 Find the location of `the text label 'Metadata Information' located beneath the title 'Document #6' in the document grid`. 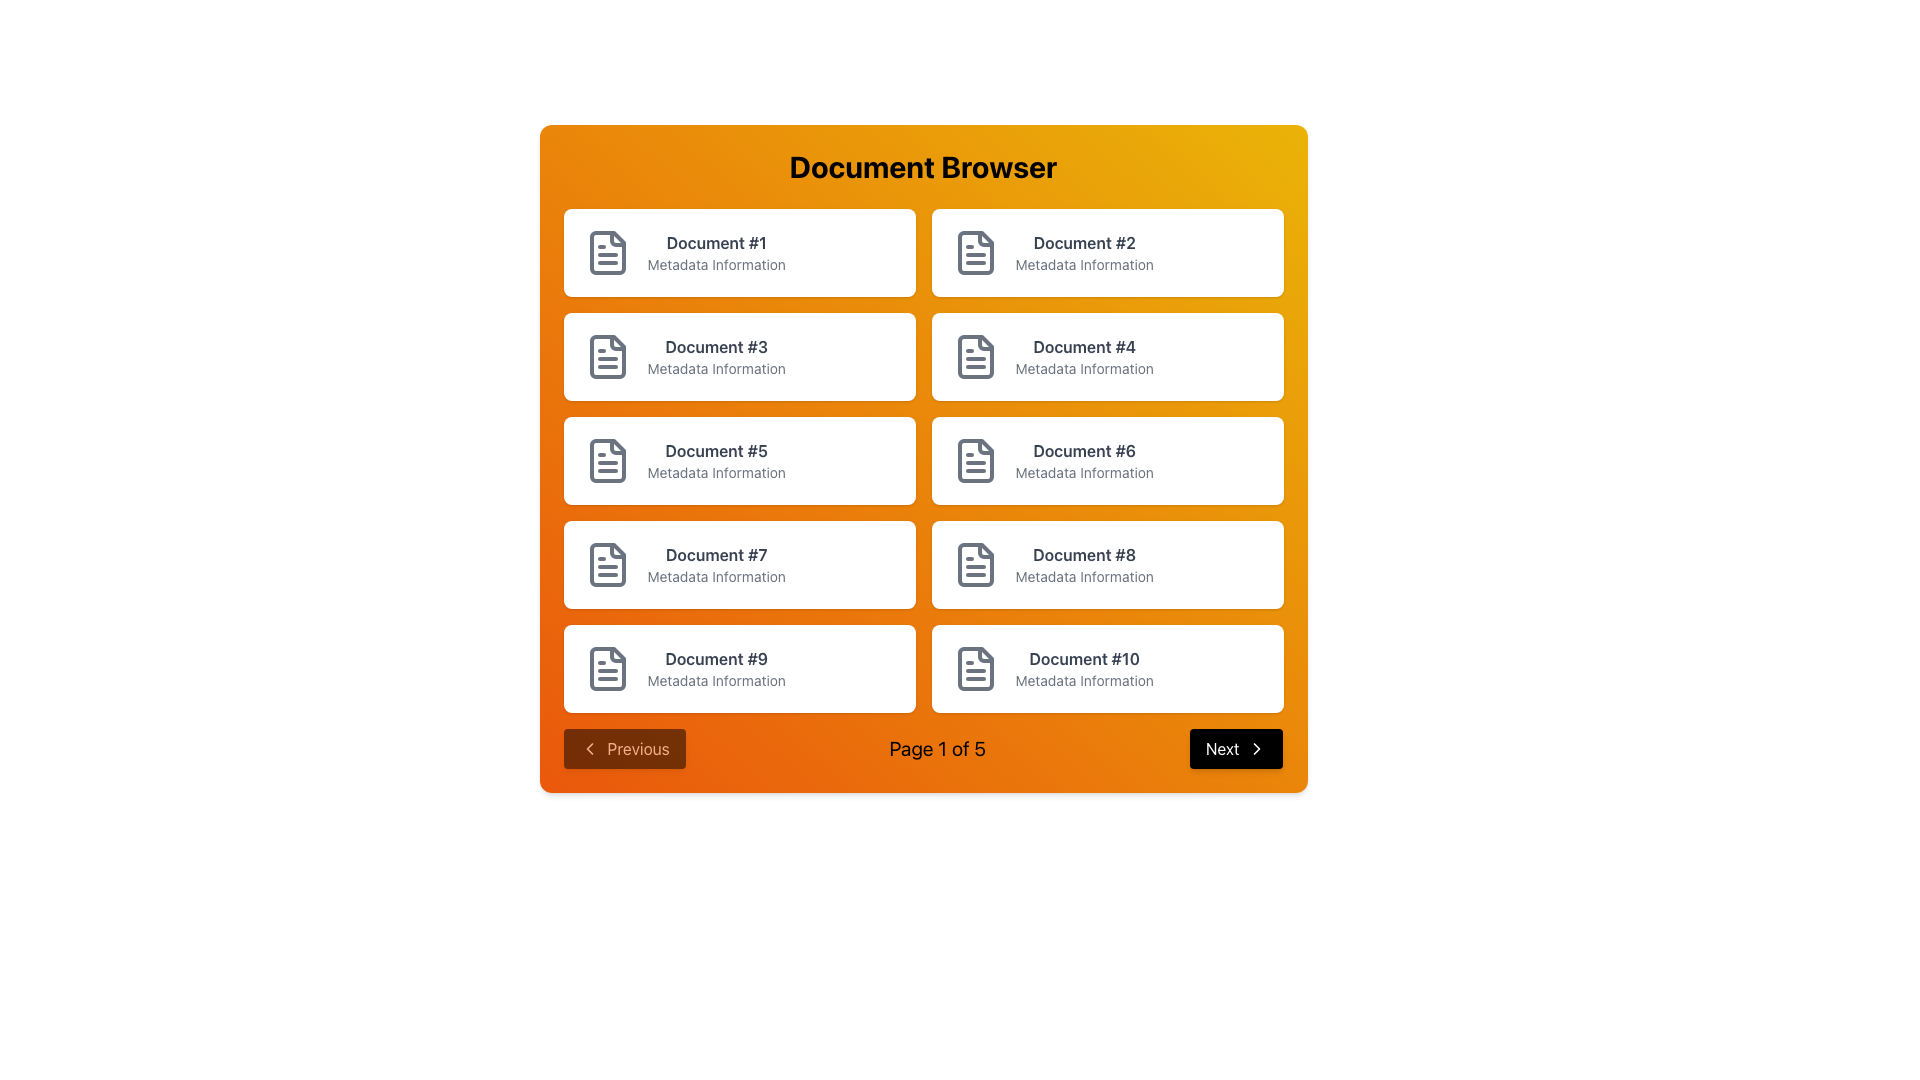

the text label 'Metadata Information' located beneath the title 'Document #6' in the document grid is located at coordinates (1083, 473).